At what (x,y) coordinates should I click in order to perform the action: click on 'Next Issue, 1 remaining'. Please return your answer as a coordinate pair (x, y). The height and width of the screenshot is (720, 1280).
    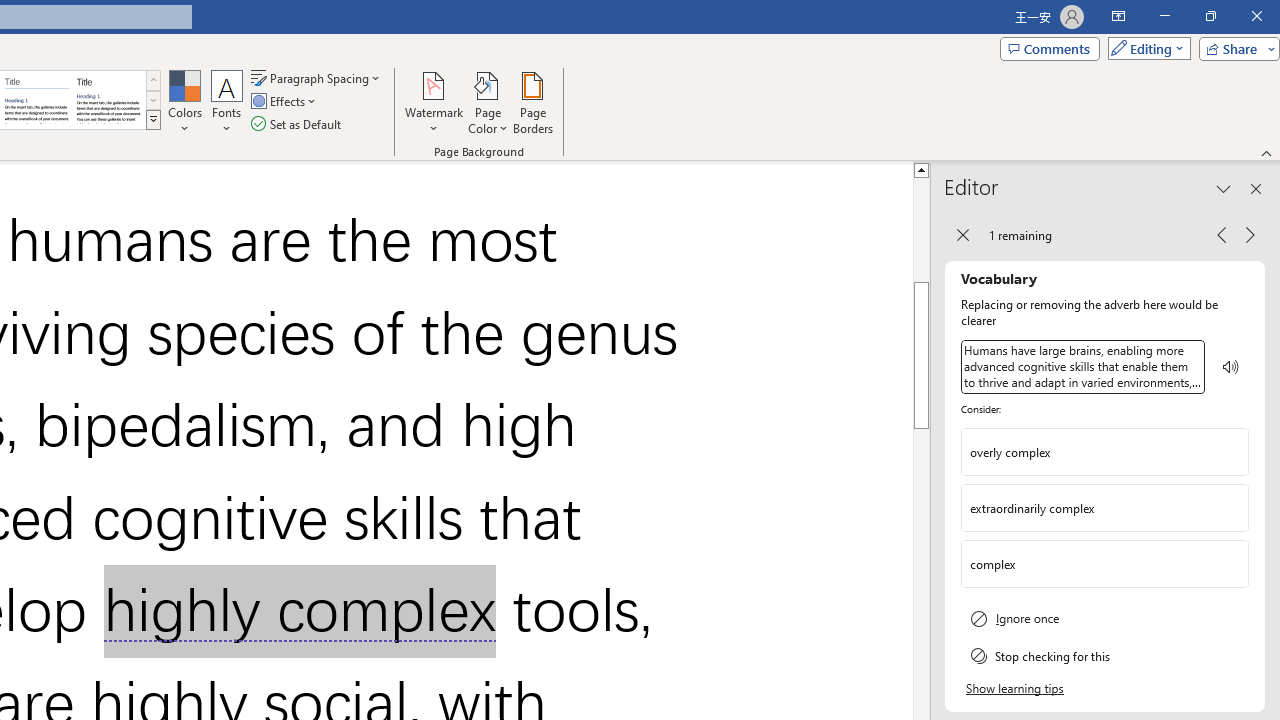
    Looking at the image, I should click on (1249, 233).